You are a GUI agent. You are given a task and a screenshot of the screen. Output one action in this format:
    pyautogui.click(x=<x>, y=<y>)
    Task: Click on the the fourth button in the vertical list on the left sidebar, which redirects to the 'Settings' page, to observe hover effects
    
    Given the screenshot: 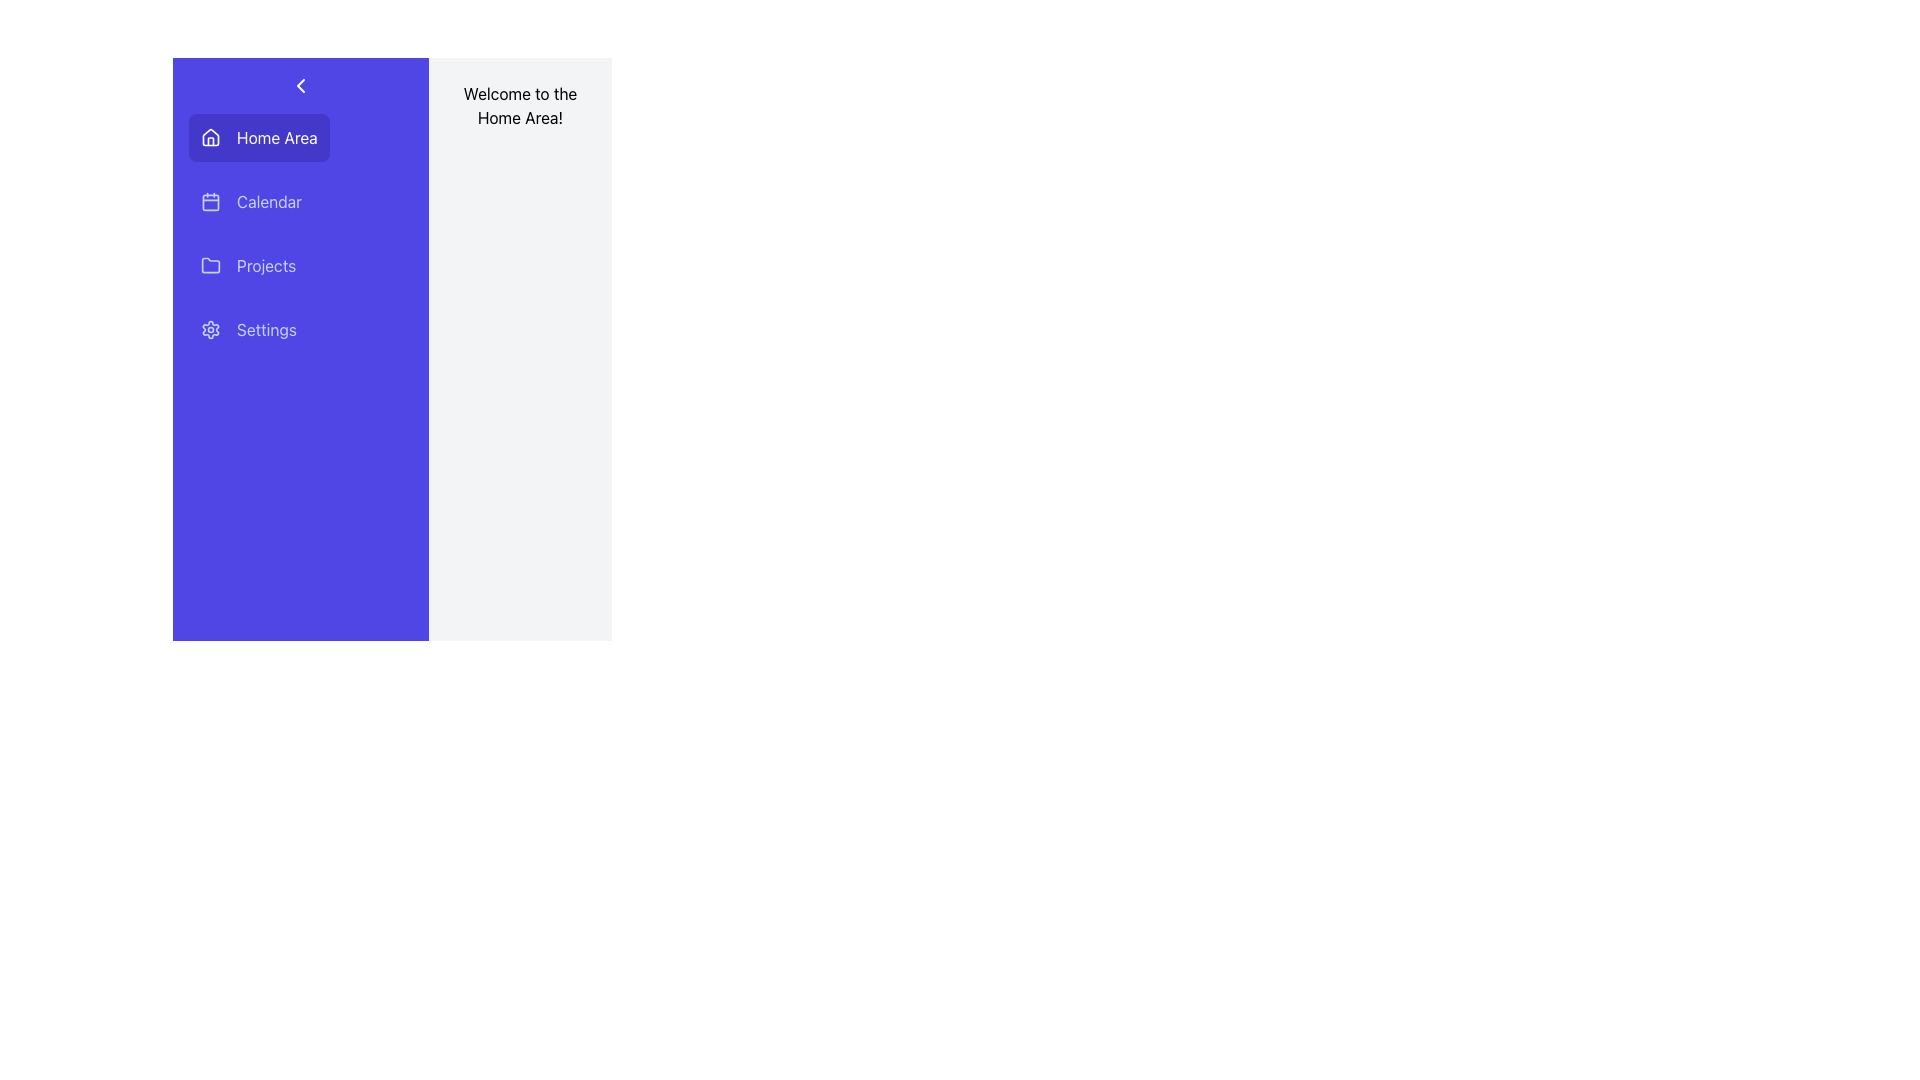 What is the action you would take?
    pyautogui.click(x=248, y=329)
    